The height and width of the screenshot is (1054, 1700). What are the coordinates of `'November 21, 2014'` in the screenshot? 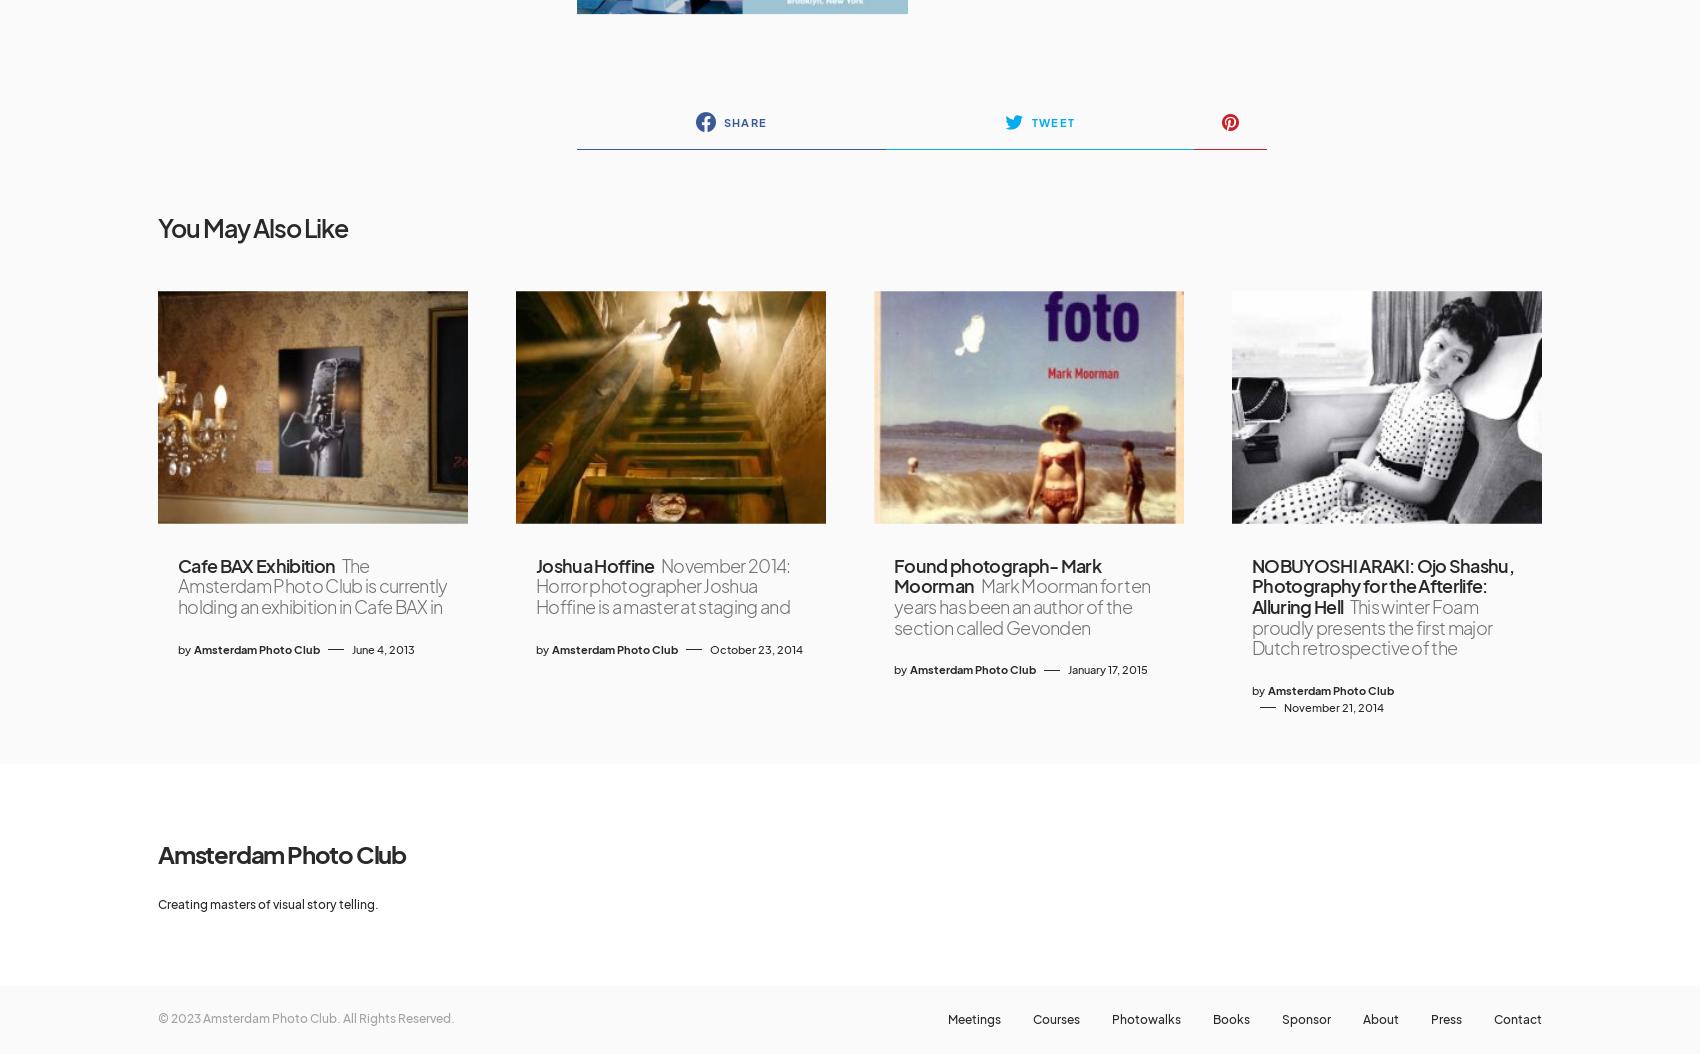 It's located at (1284, 705).